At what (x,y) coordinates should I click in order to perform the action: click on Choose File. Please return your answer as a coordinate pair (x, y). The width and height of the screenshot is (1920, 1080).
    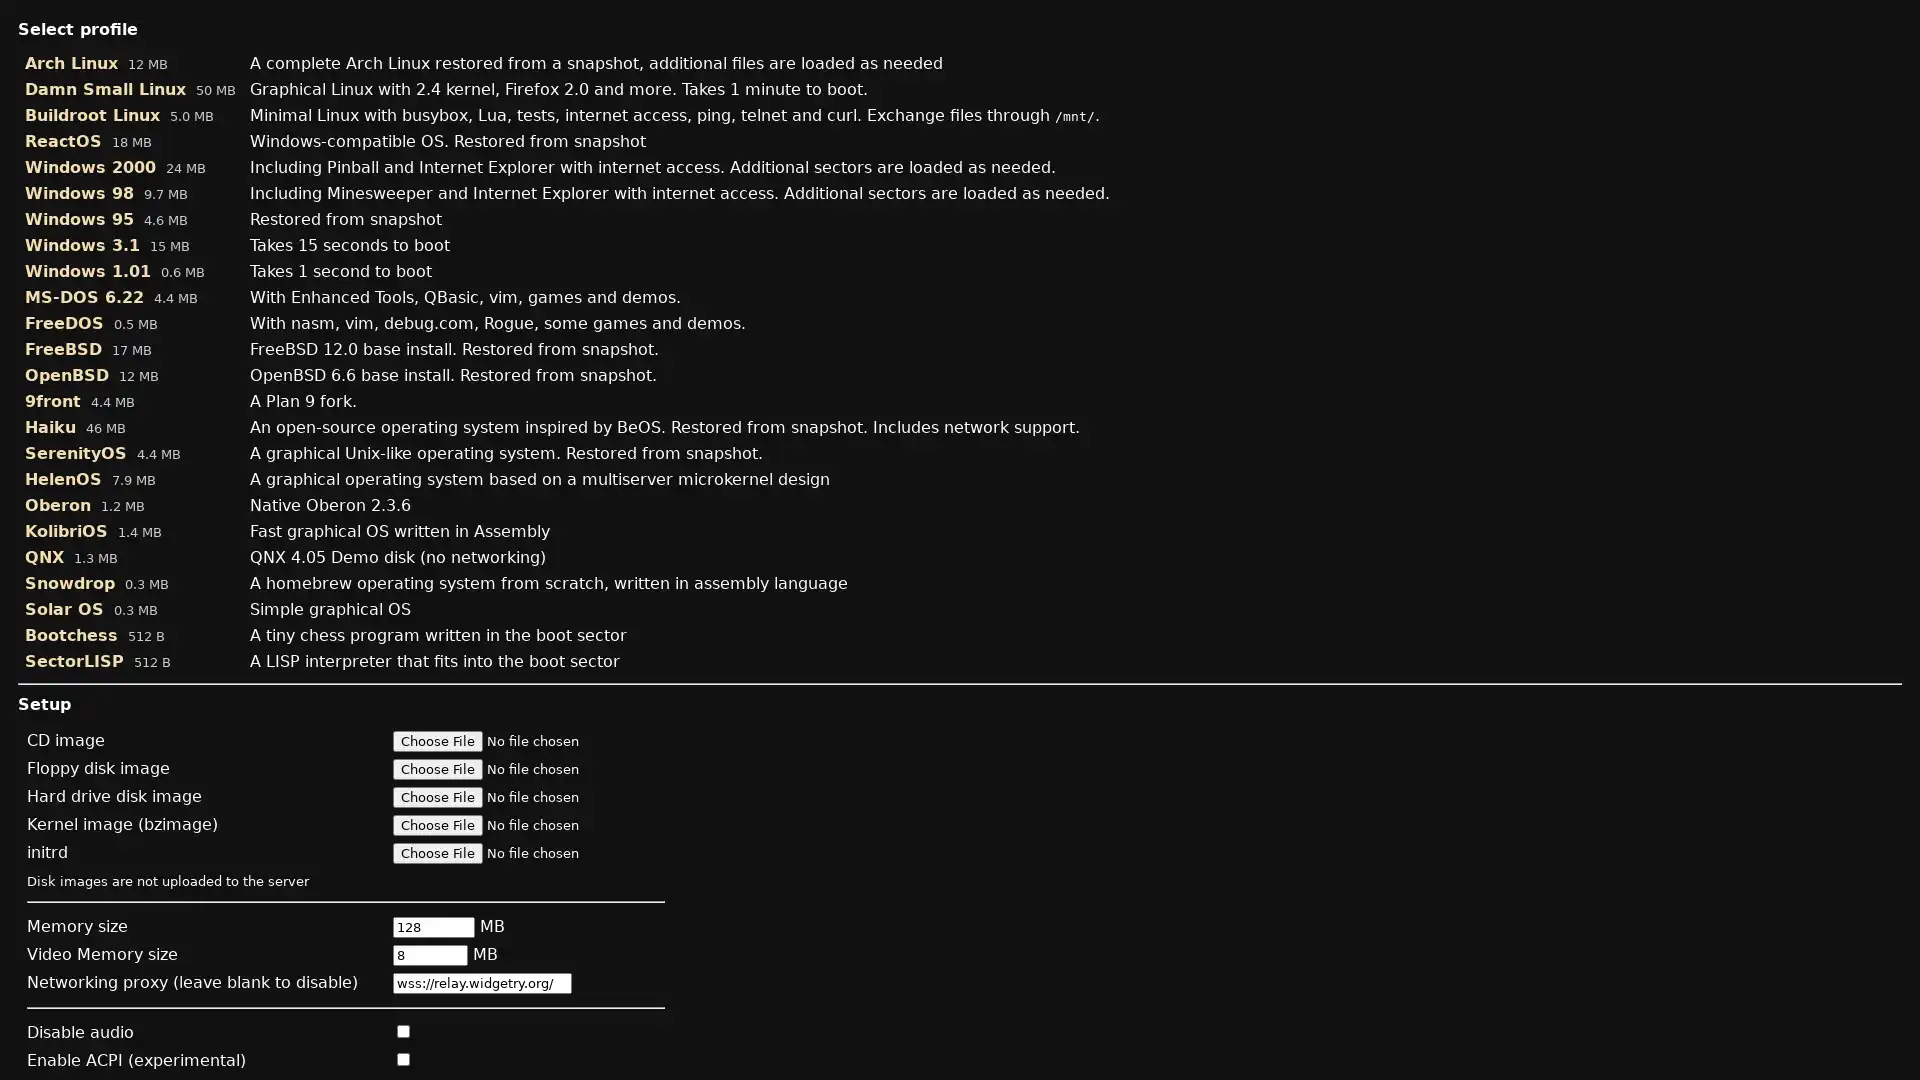
    Looking at the image, I should click on (436, 796).